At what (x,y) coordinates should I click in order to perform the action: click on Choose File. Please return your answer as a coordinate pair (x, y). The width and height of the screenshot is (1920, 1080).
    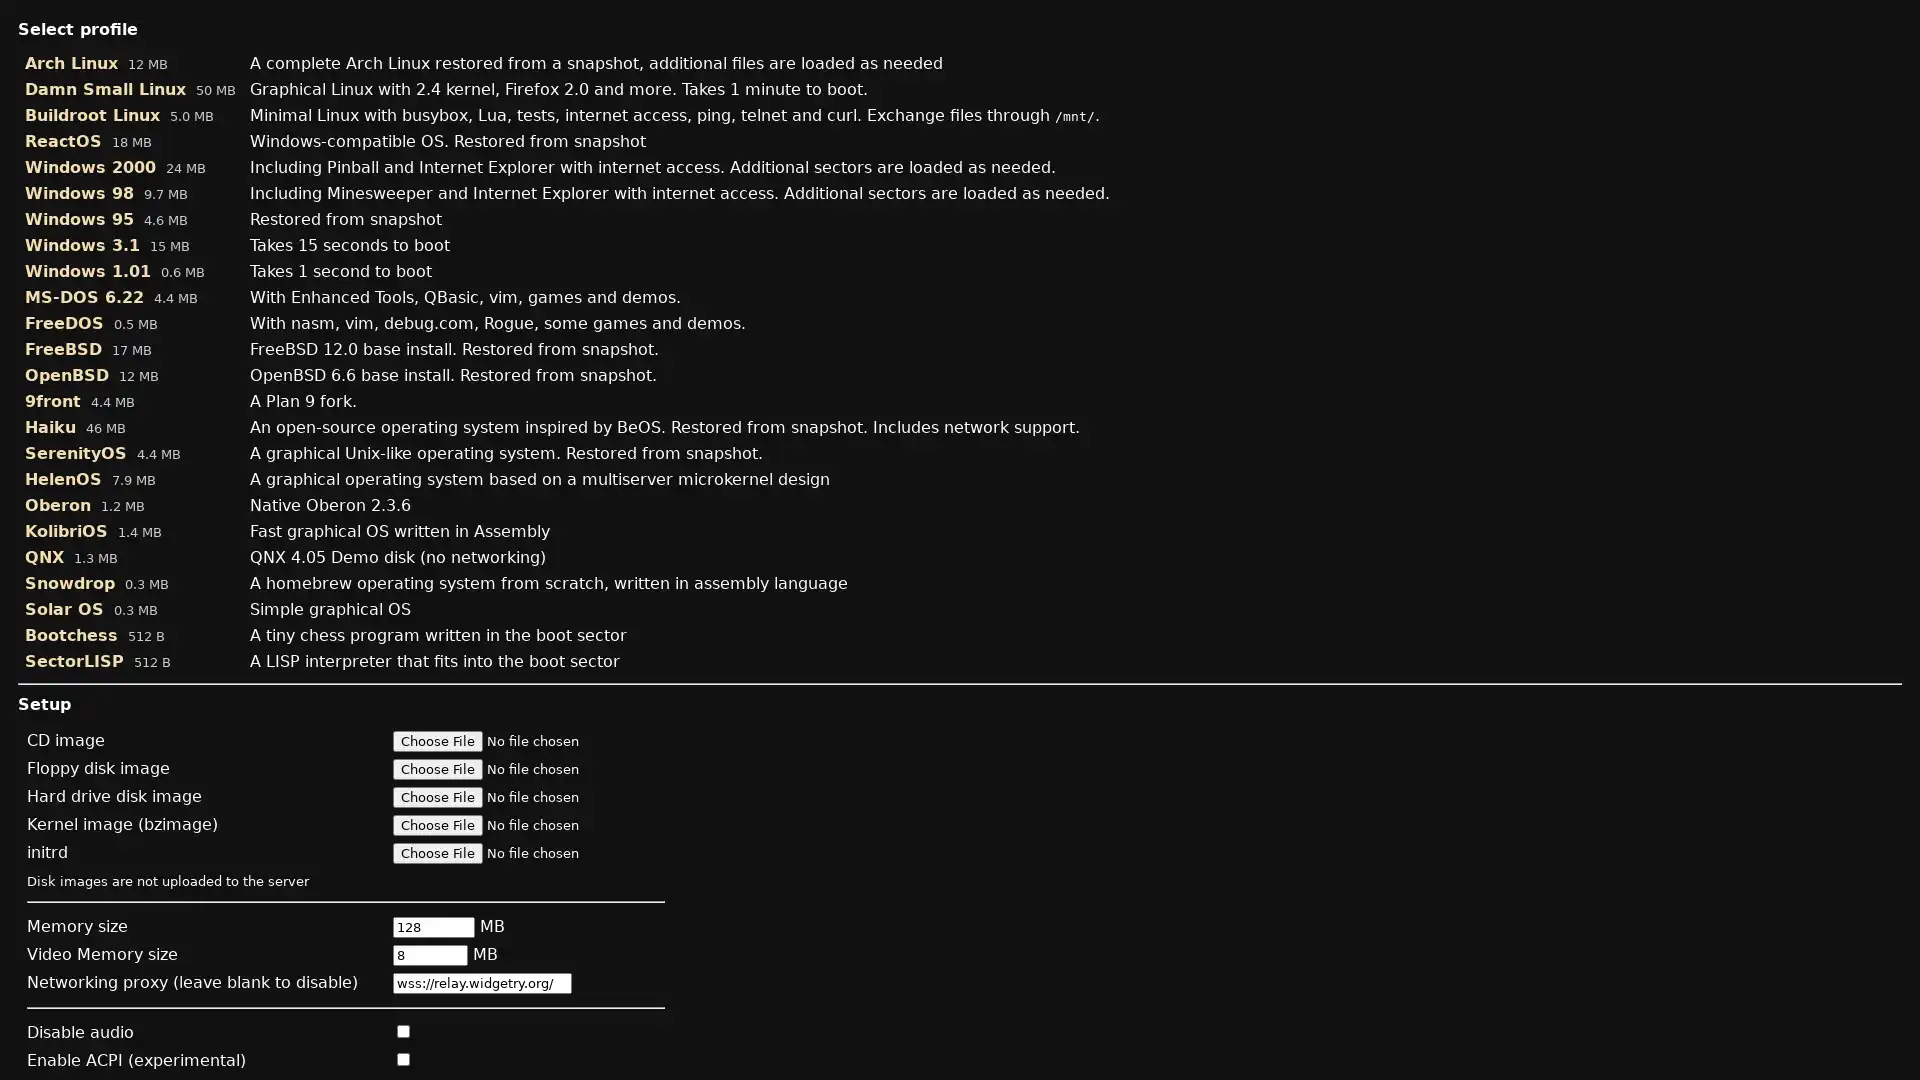
    Looking at the image, I should click on (436, 796).